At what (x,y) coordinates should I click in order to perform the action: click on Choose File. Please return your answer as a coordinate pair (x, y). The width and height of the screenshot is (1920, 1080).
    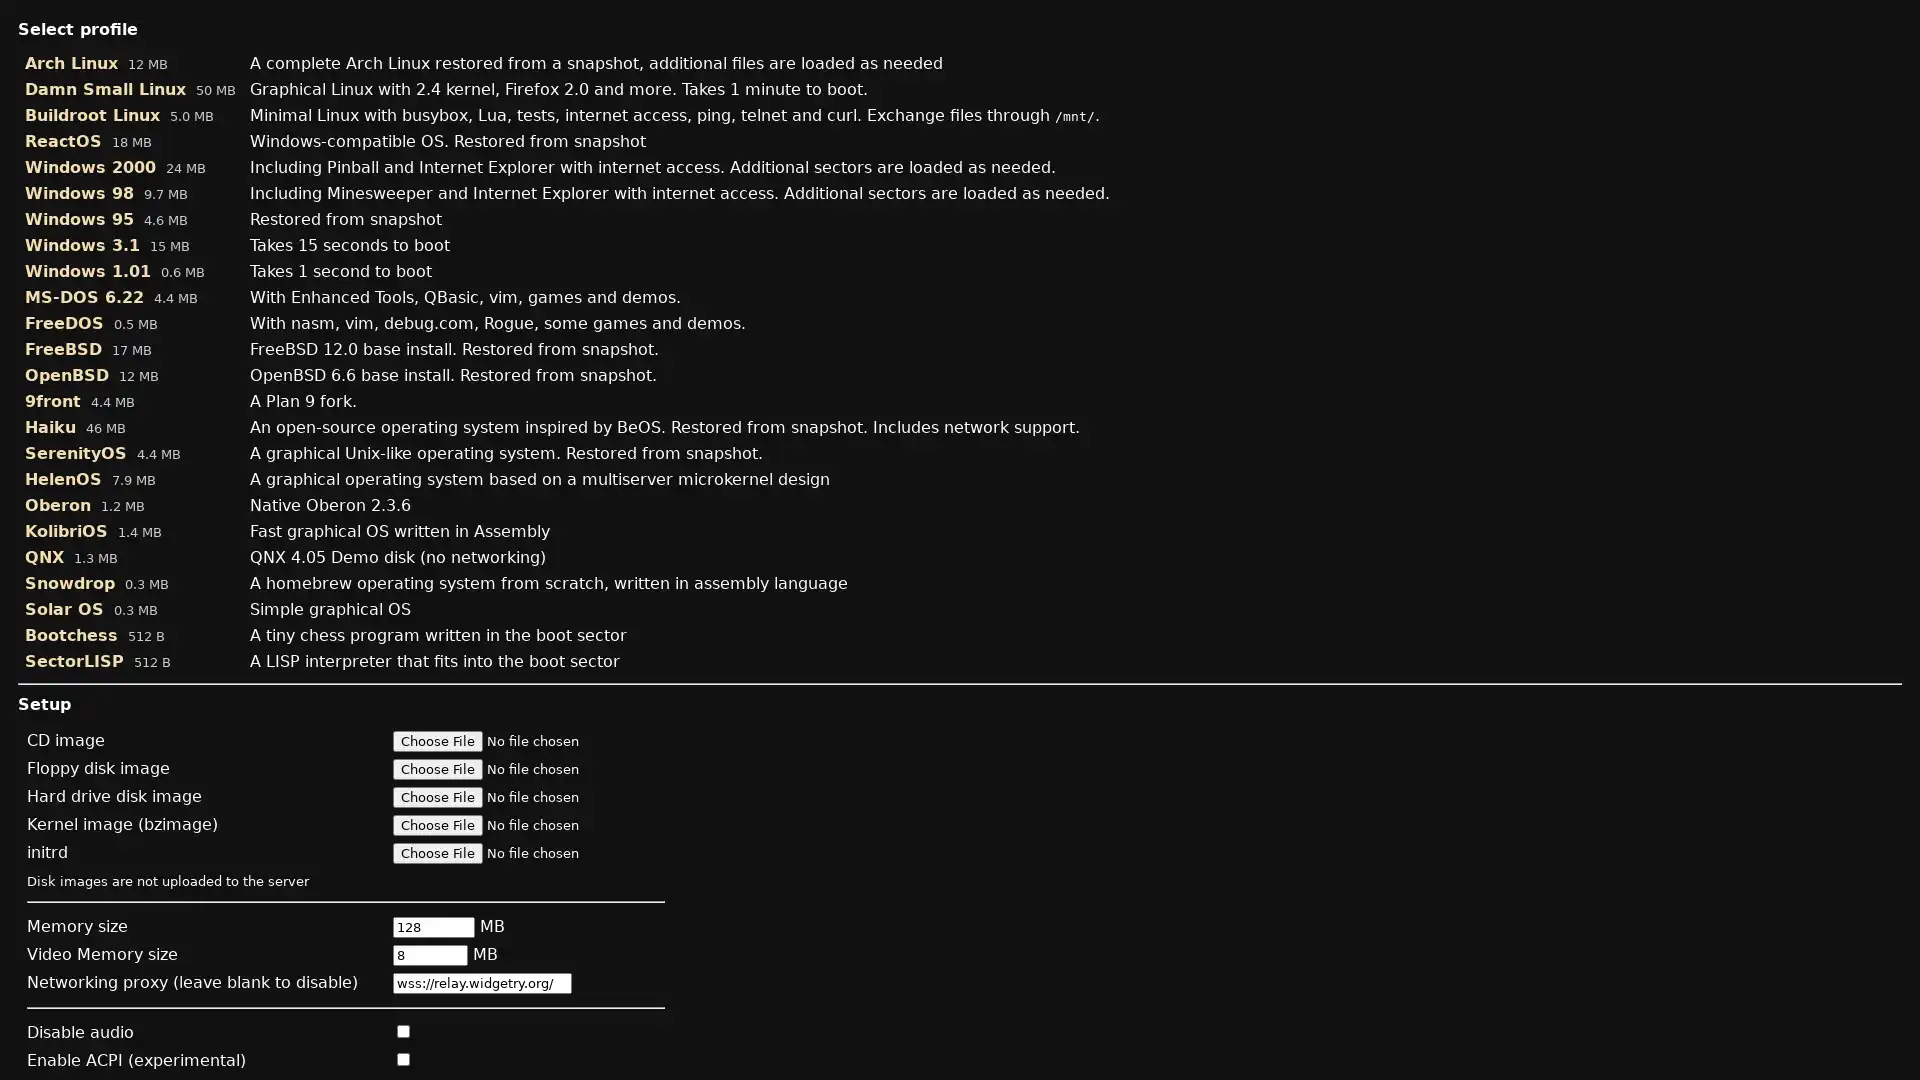
    Looking at the image, I should click on (436, 796).